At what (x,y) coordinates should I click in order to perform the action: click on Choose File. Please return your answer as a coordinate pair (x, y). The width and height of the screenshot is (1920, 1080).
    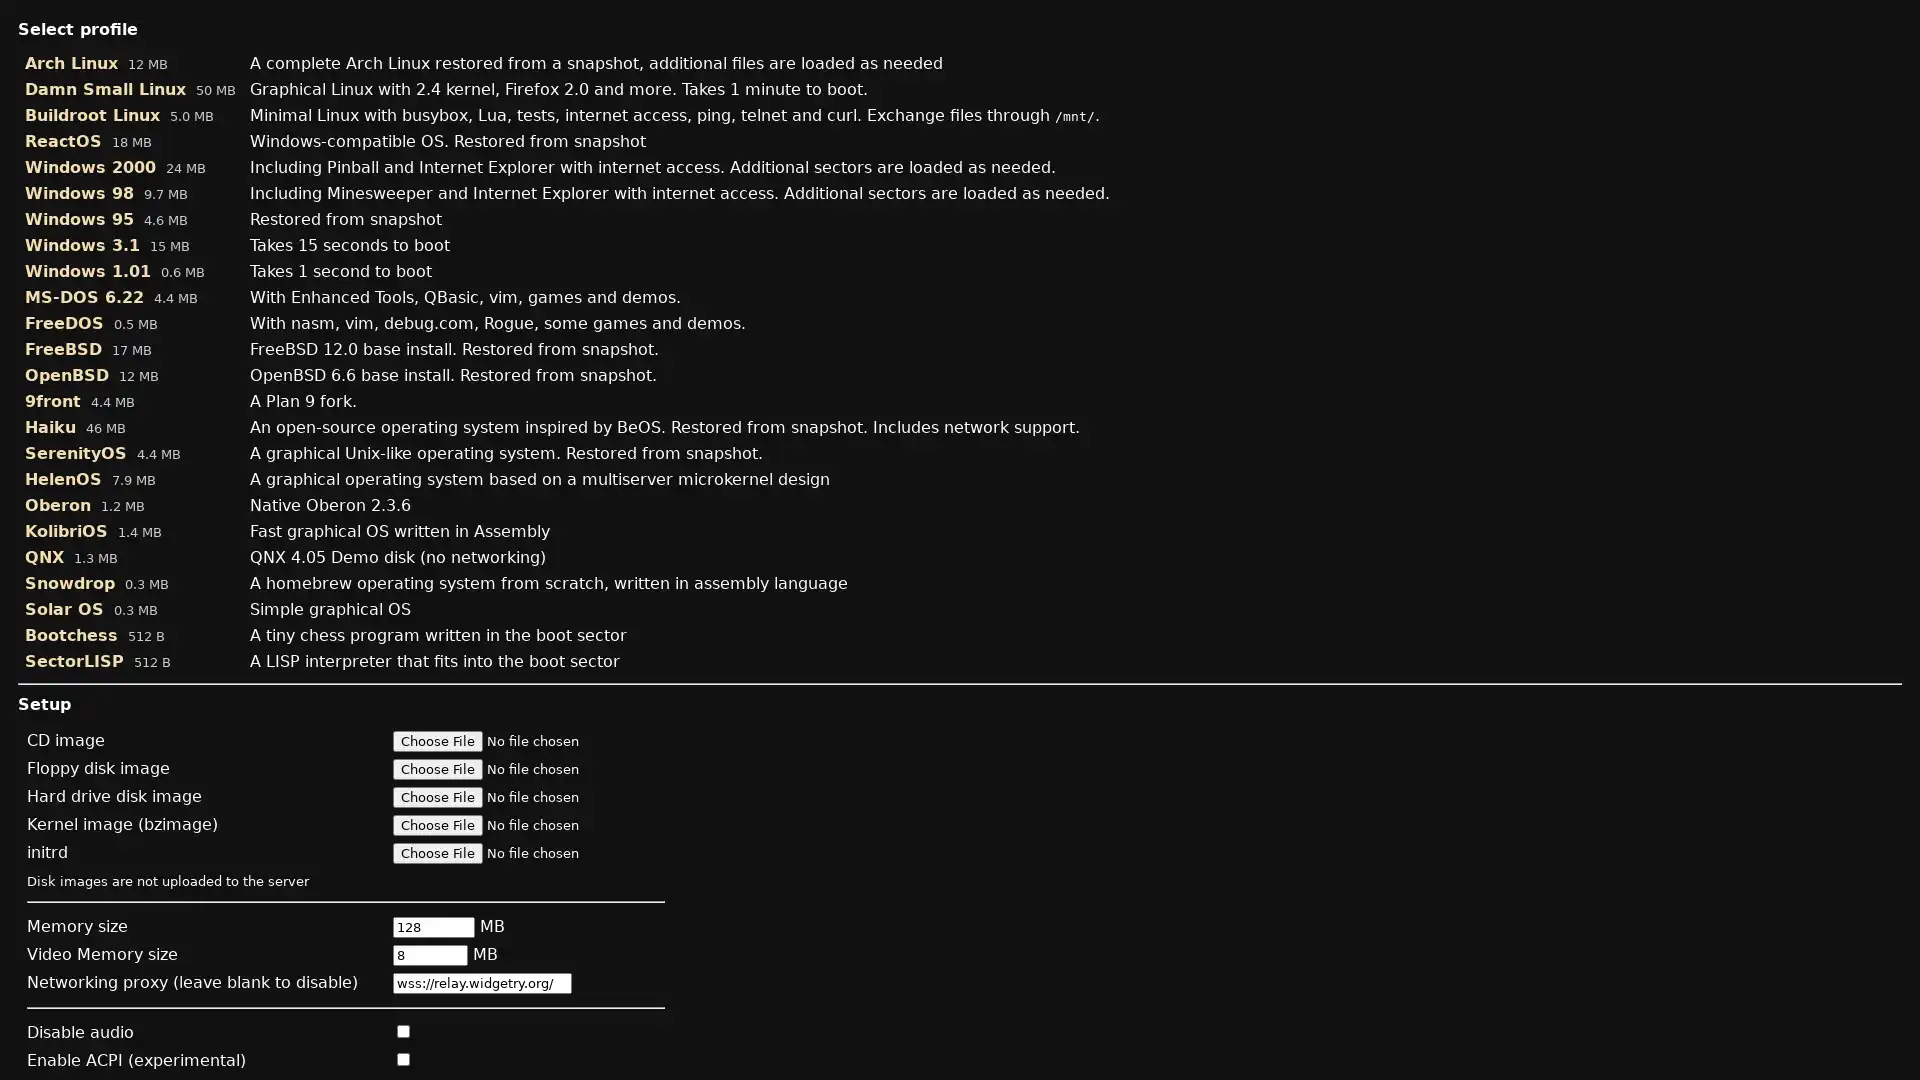
    Looking at the image, I should click on (436, 796).